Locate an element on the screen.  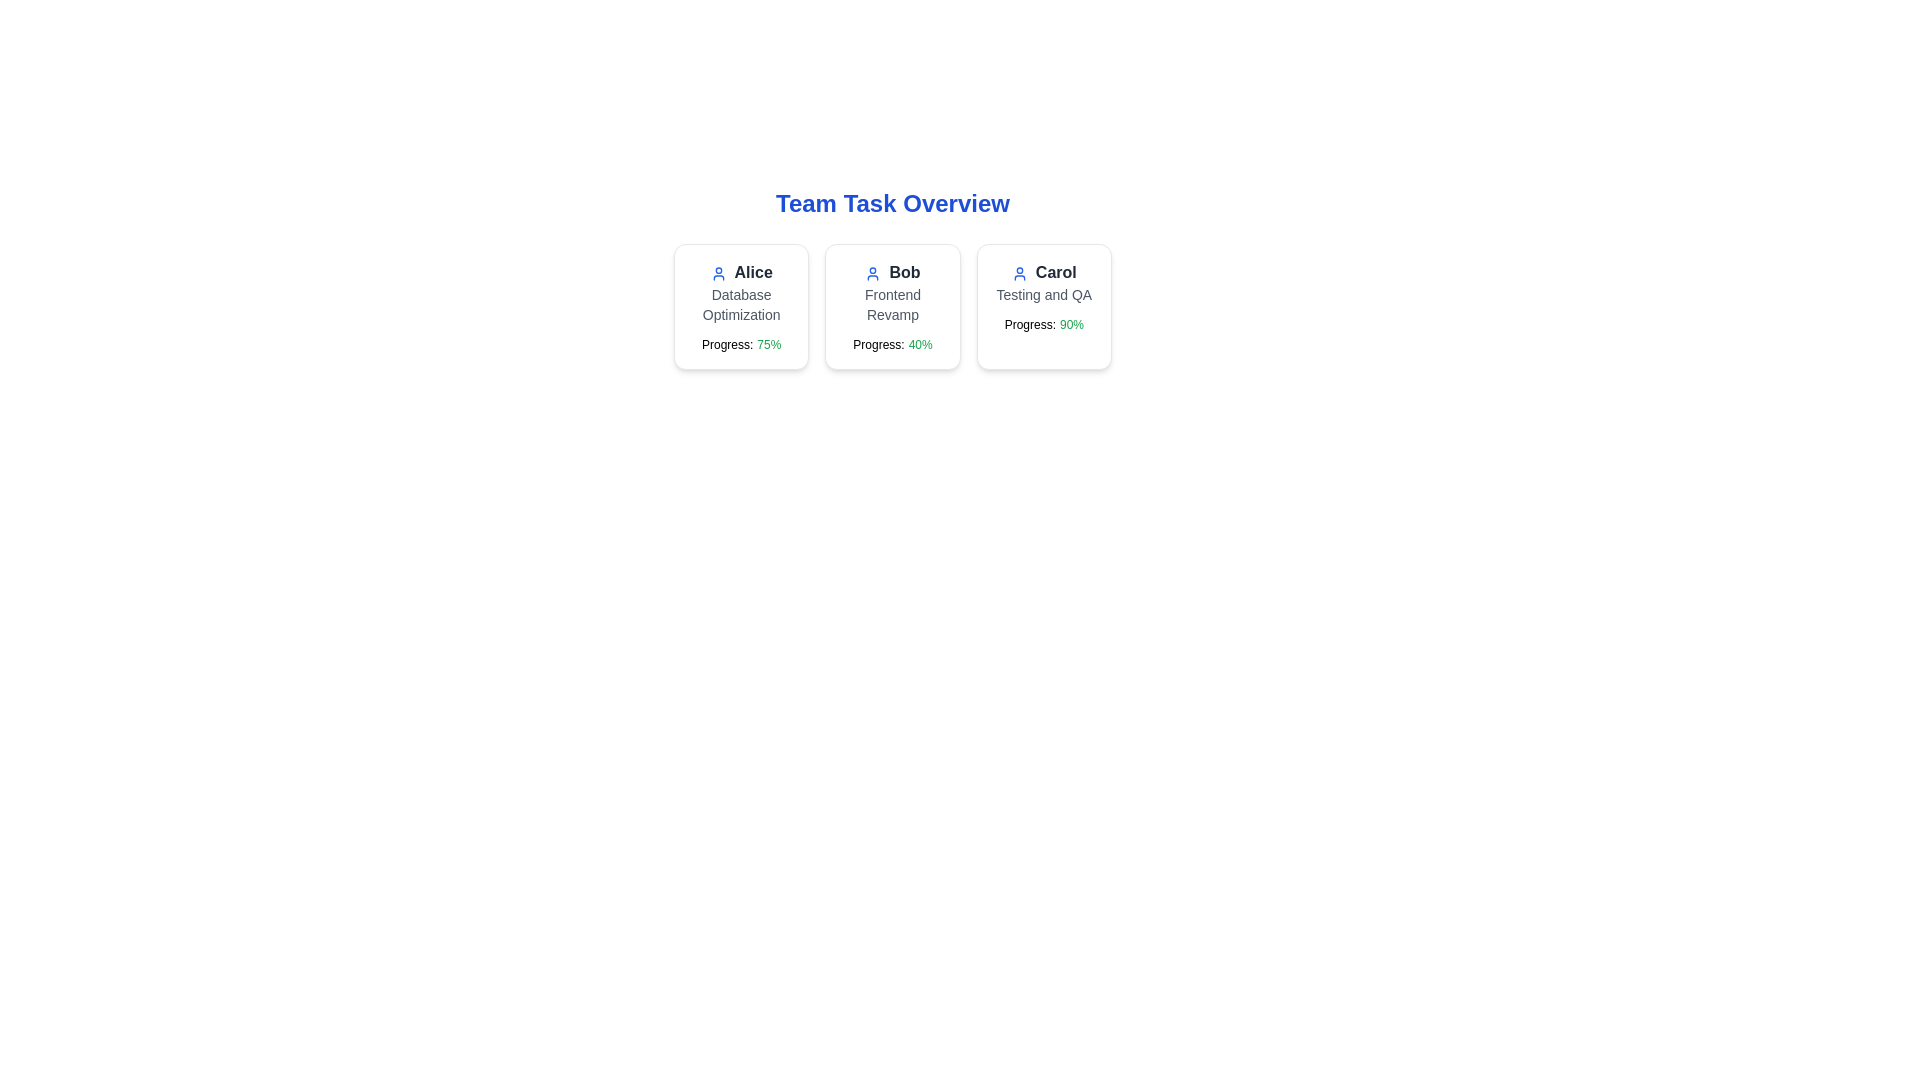
the task card for AliceDatabase Optimization is located at coordinates (740, 307).